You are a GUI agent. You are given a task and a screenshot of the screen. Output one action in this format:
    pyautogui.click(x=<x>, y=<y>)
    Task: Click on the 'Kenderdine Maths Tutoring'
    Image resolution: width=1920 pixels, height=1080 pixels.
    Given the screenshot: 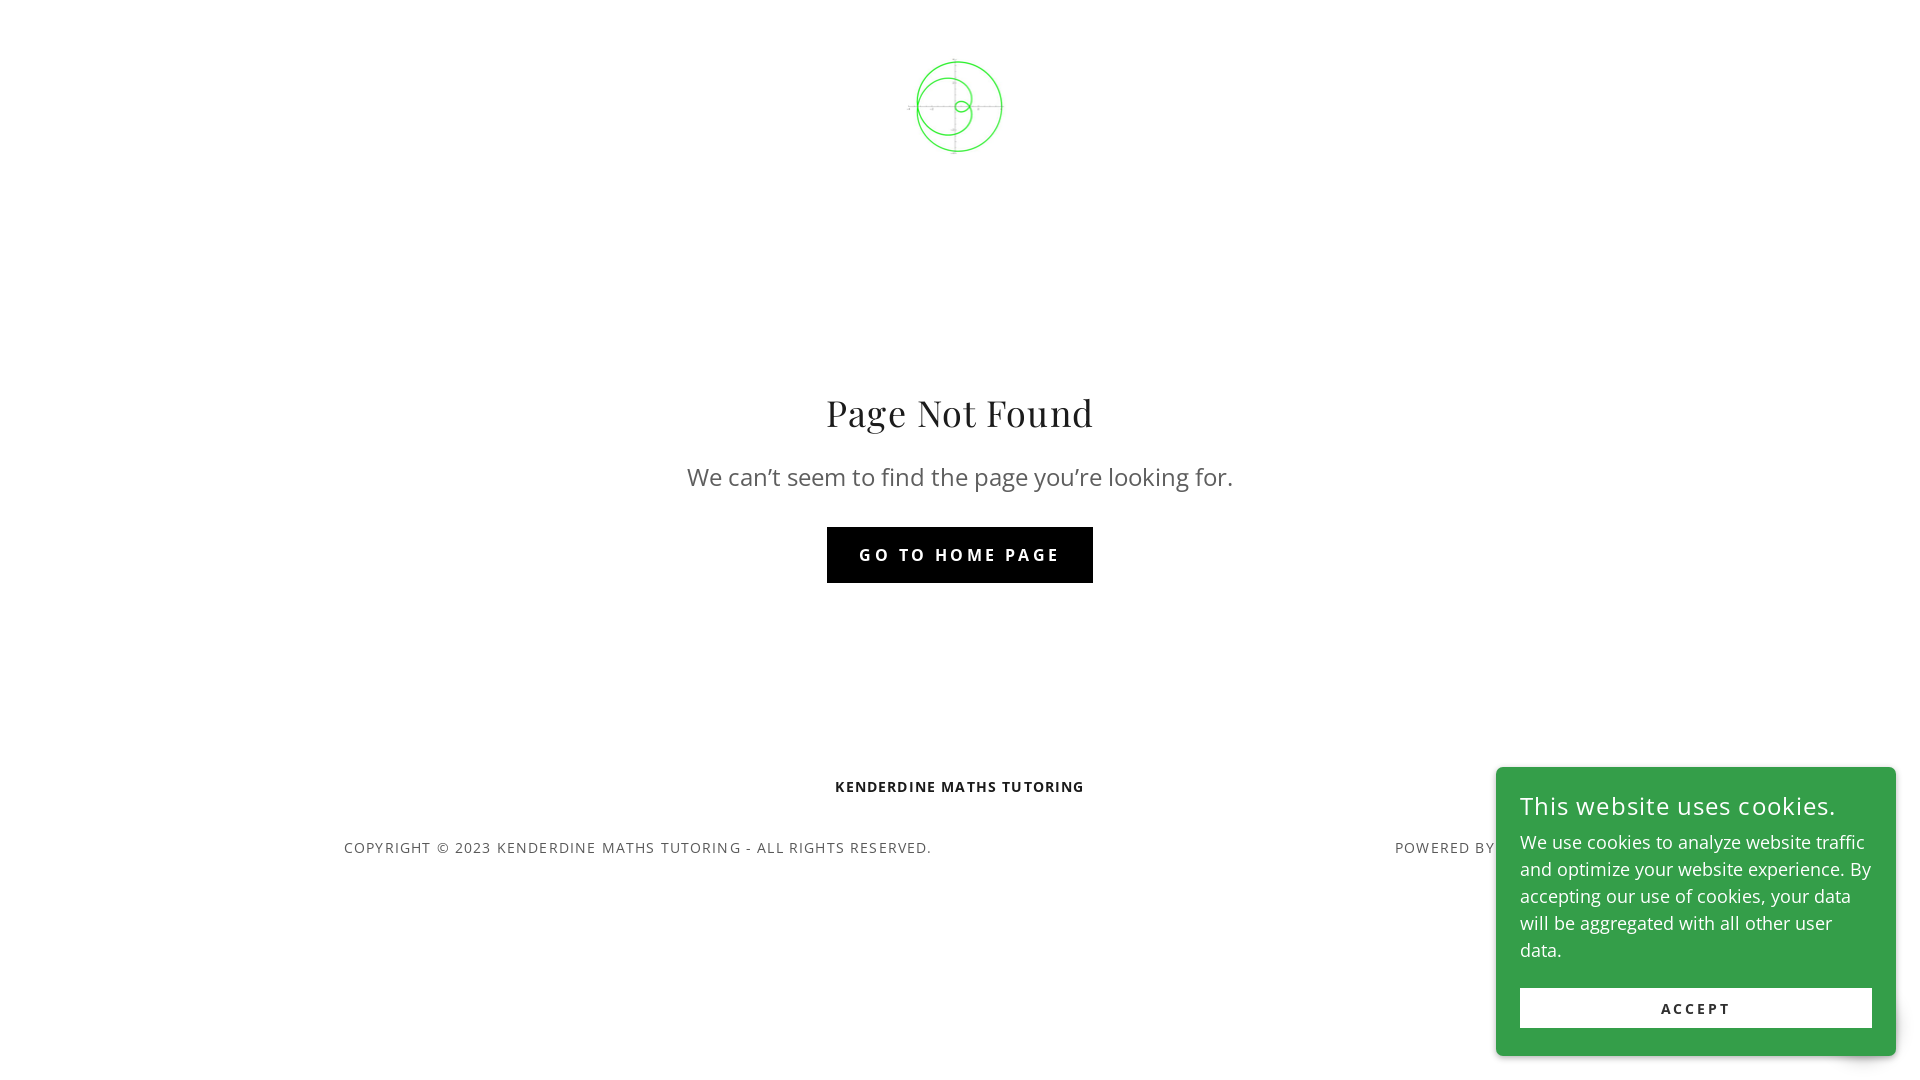 What is the action you would take?
    pyautogui.click(x=960, y=104)
    